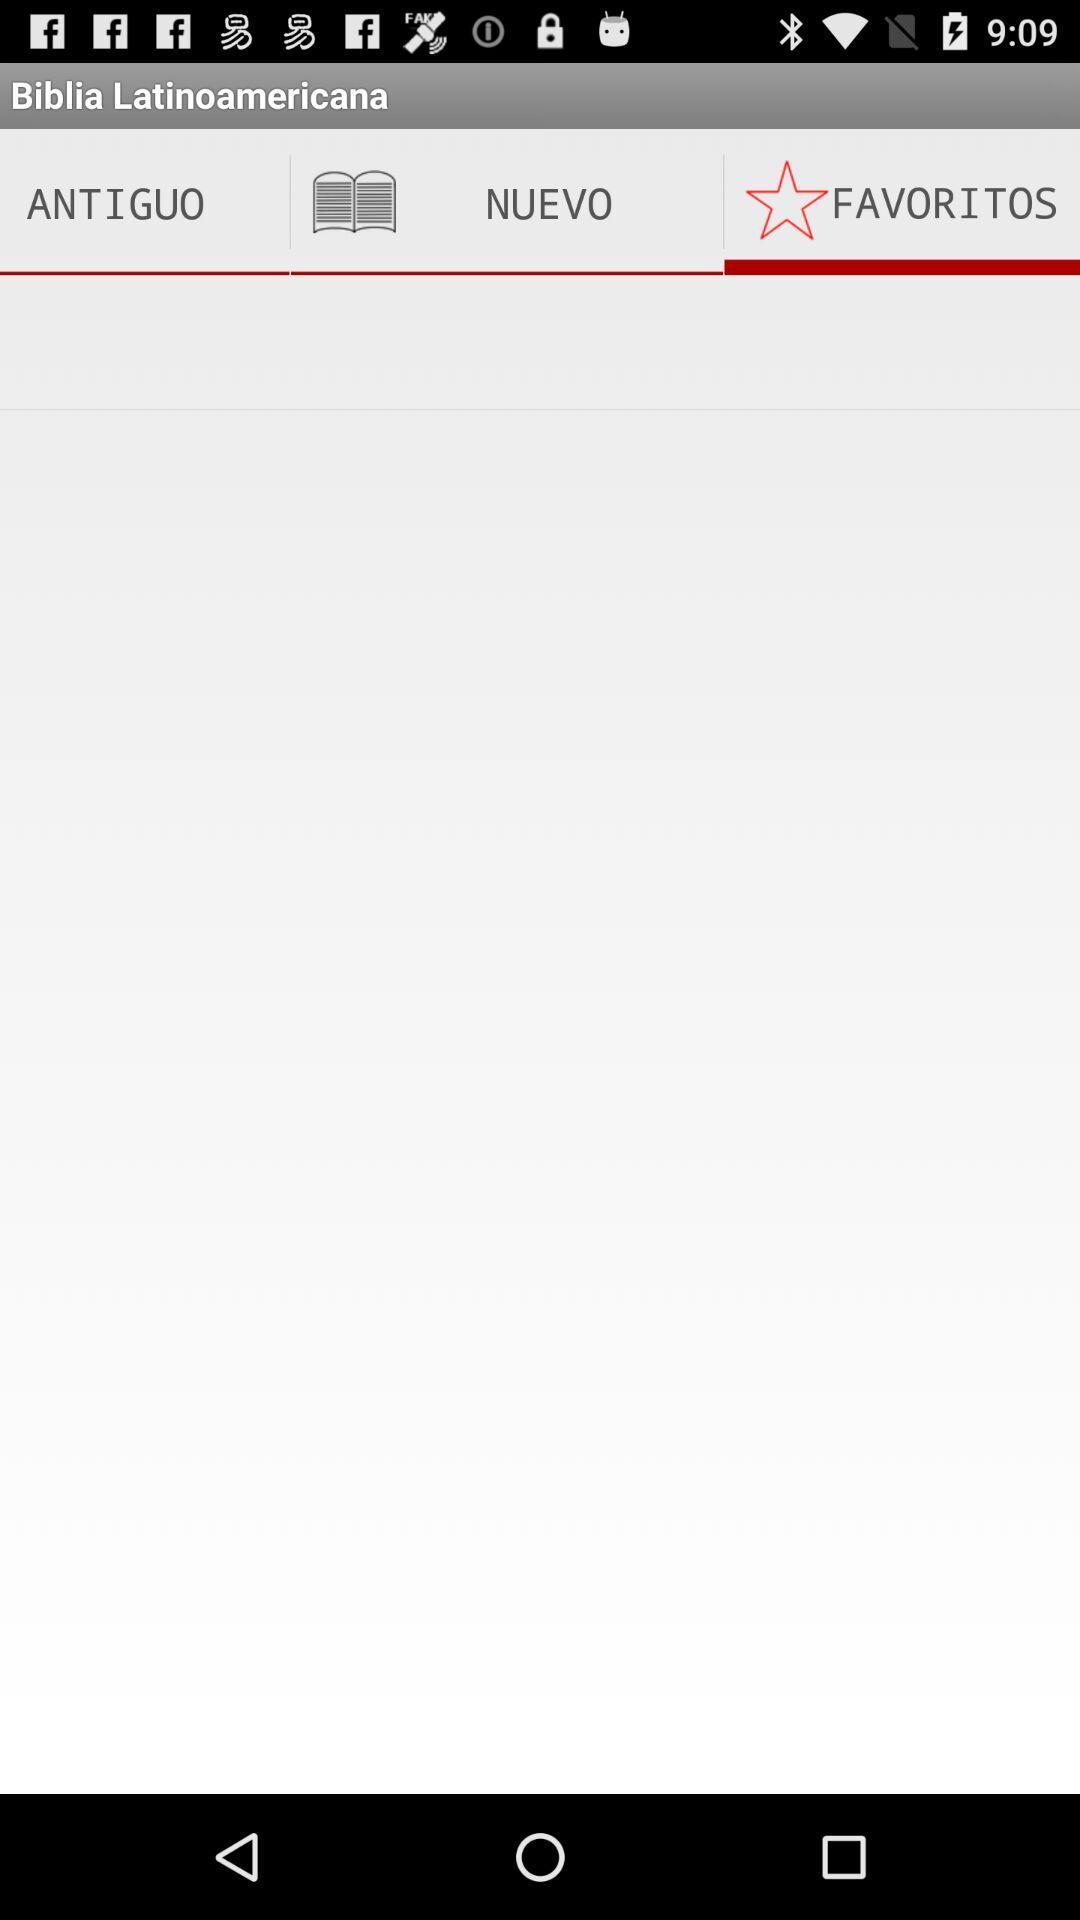  I want to click on the icon to the right of the nuevo testamento, so click(902, 202).